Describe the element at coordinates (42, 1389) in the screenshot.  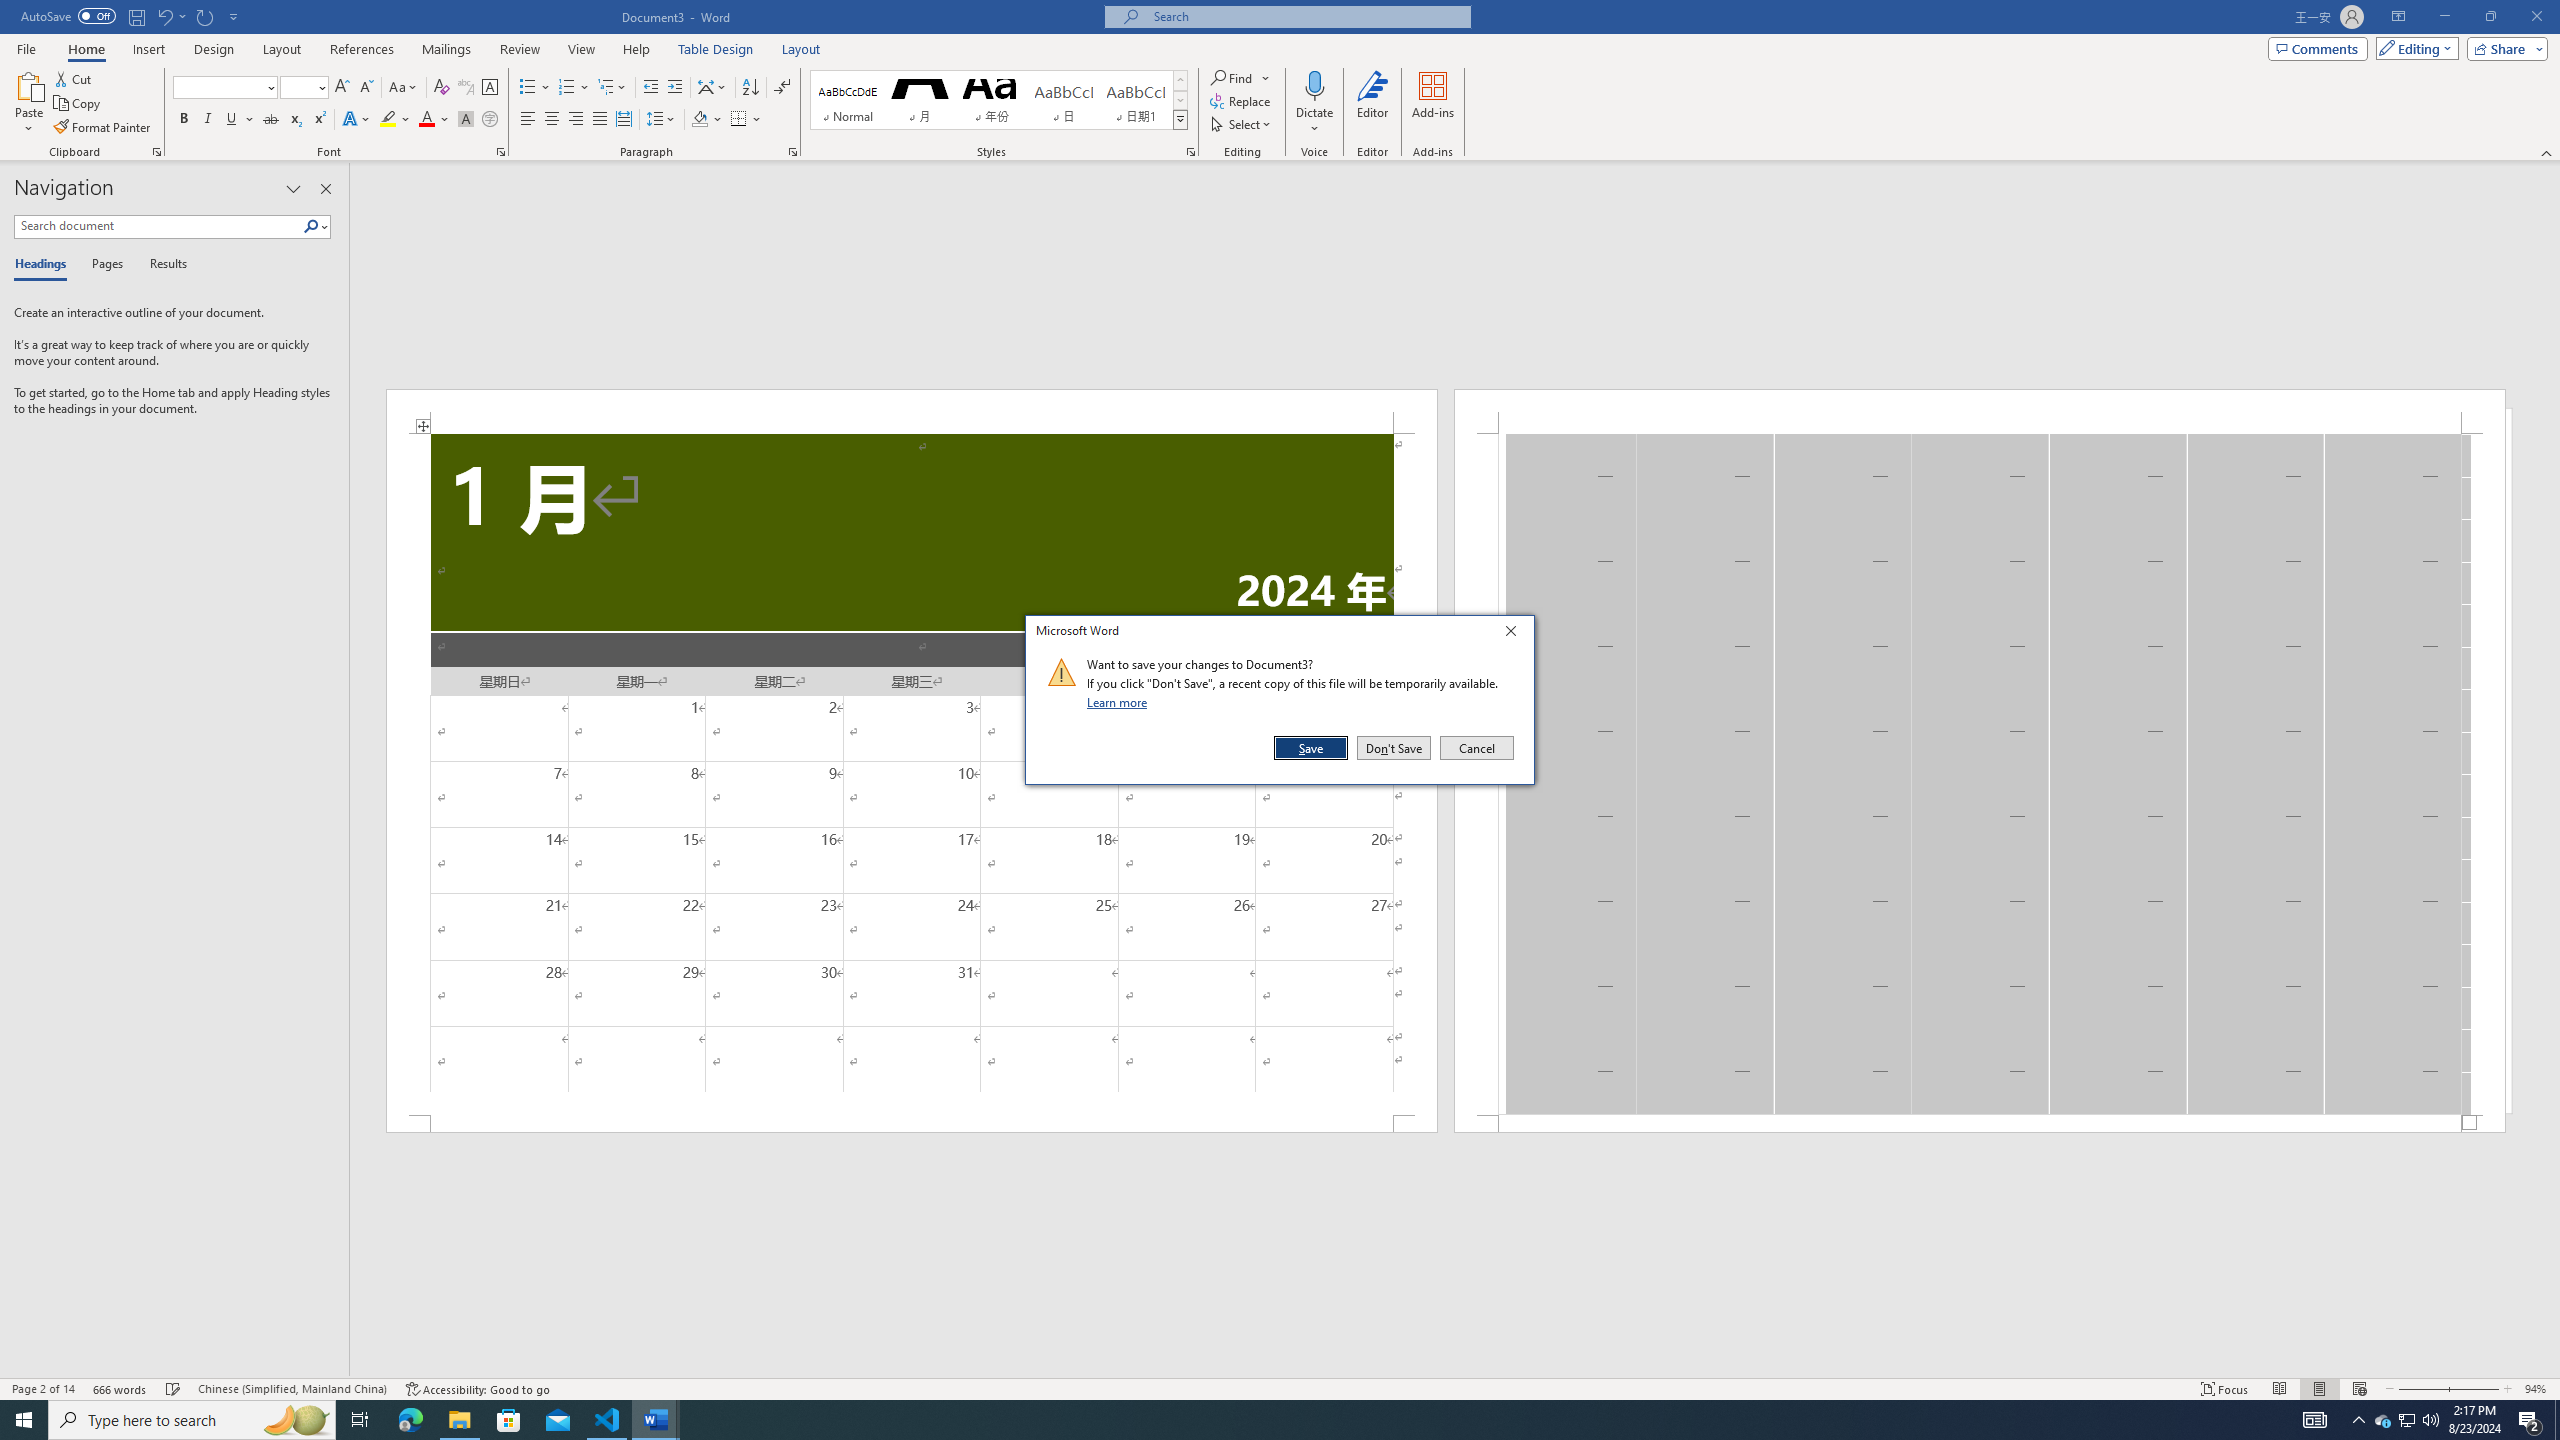
I see `'Page Number Page 2 of 14'` at that location.